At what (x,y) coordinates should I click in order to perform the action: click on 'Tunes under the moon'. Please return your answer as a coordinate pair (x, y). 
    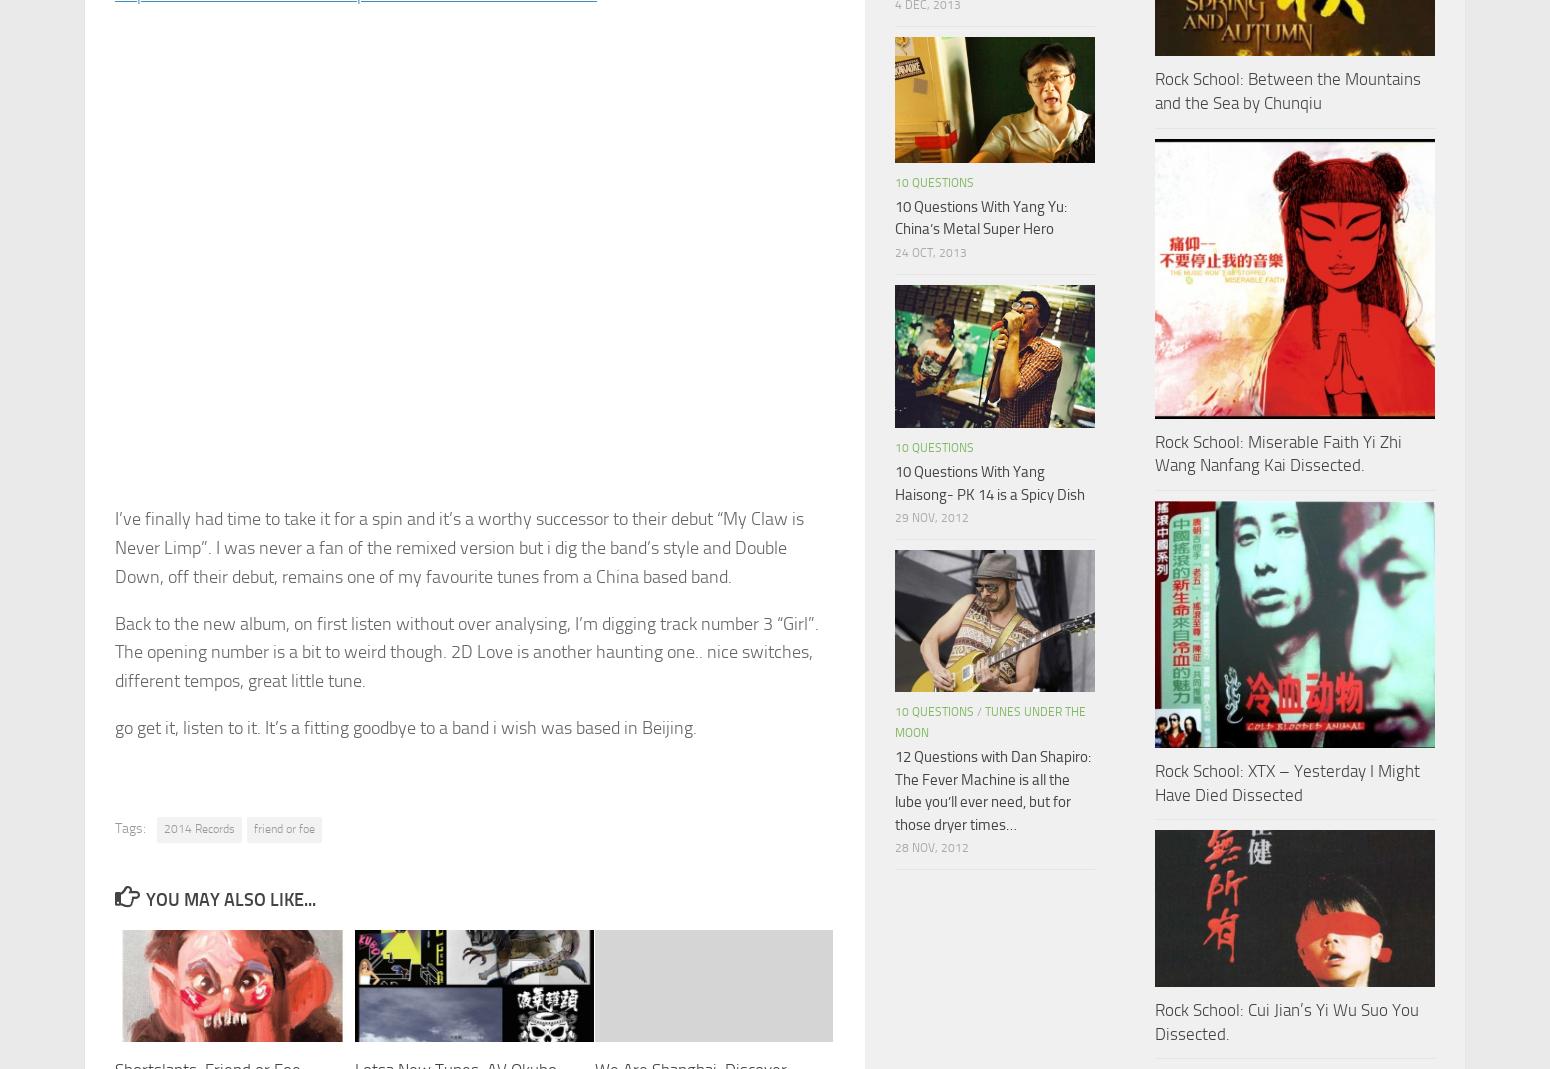
    Looking at the image, I should click on (989, 721).